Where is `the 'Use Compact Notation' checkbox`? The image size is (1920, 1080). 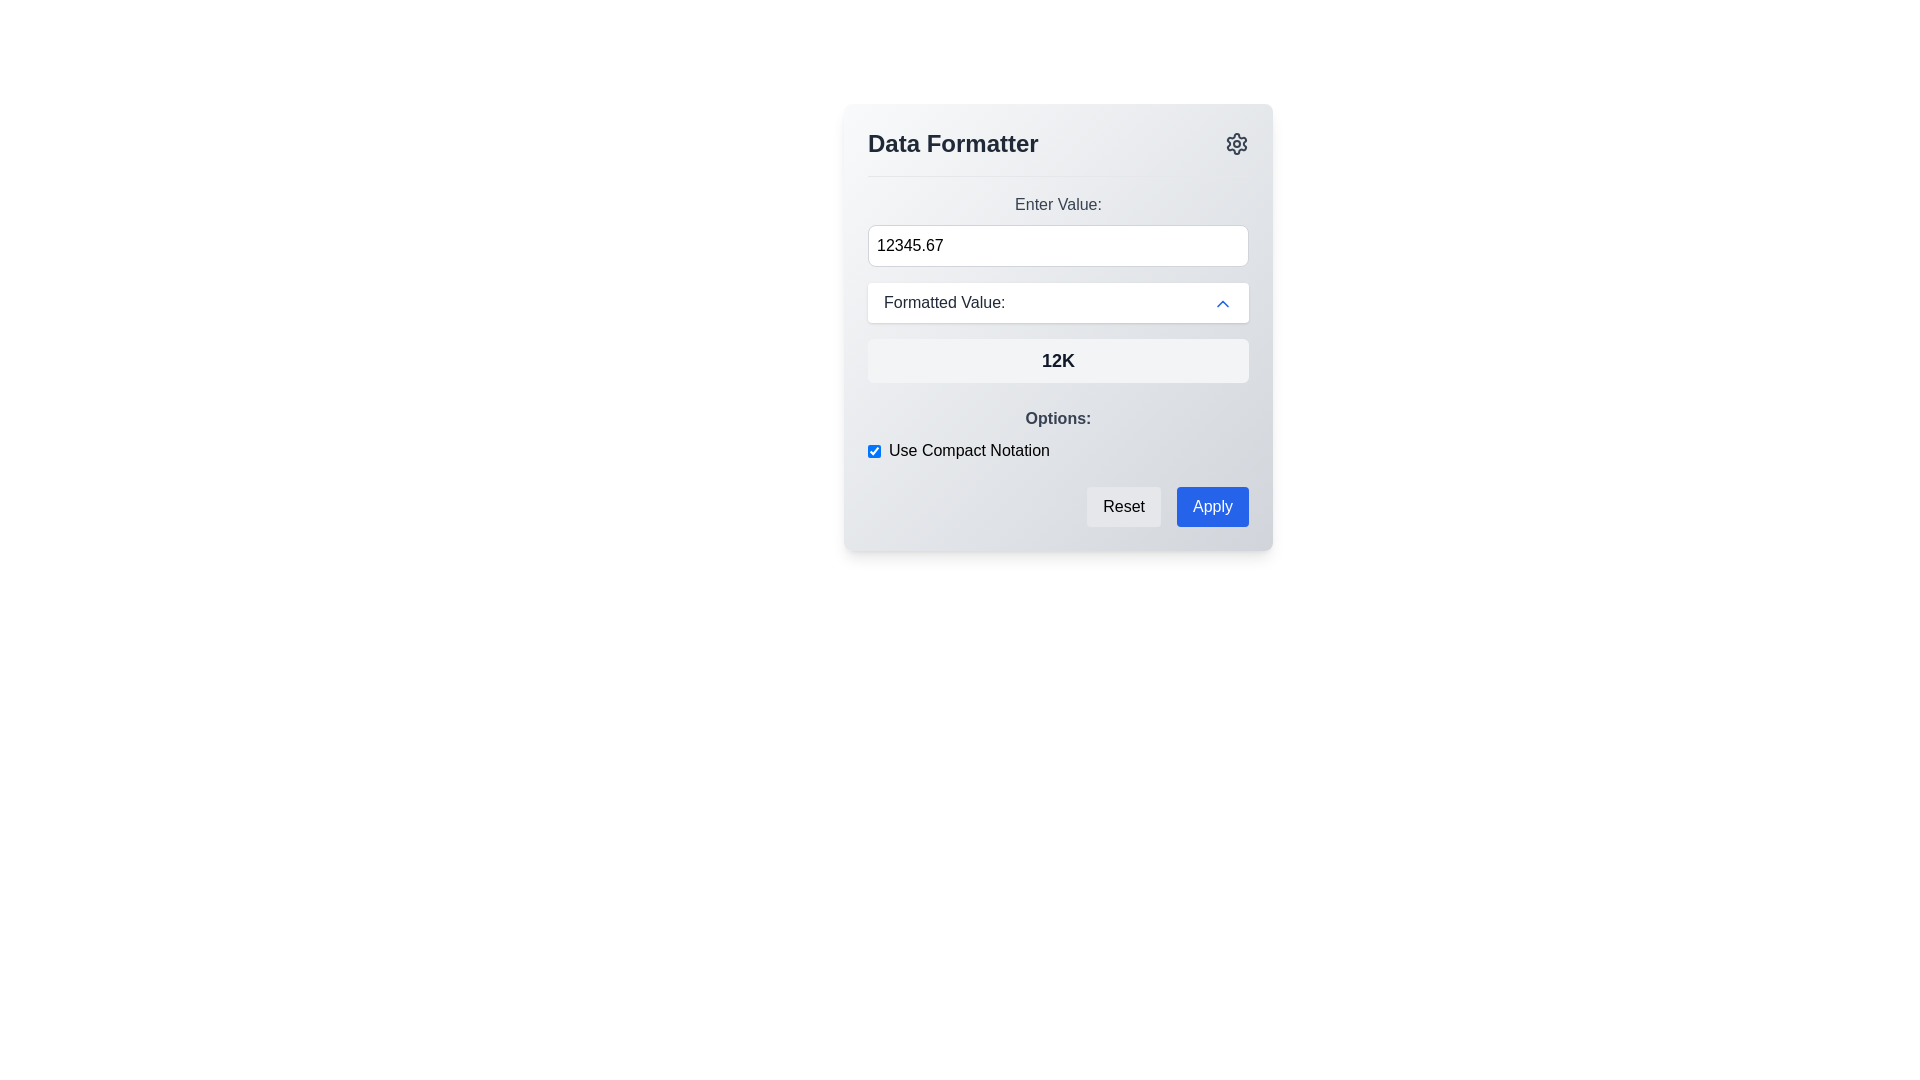 the 'Use Compact Notation' checkbox is located at coordinates (1057, 434).